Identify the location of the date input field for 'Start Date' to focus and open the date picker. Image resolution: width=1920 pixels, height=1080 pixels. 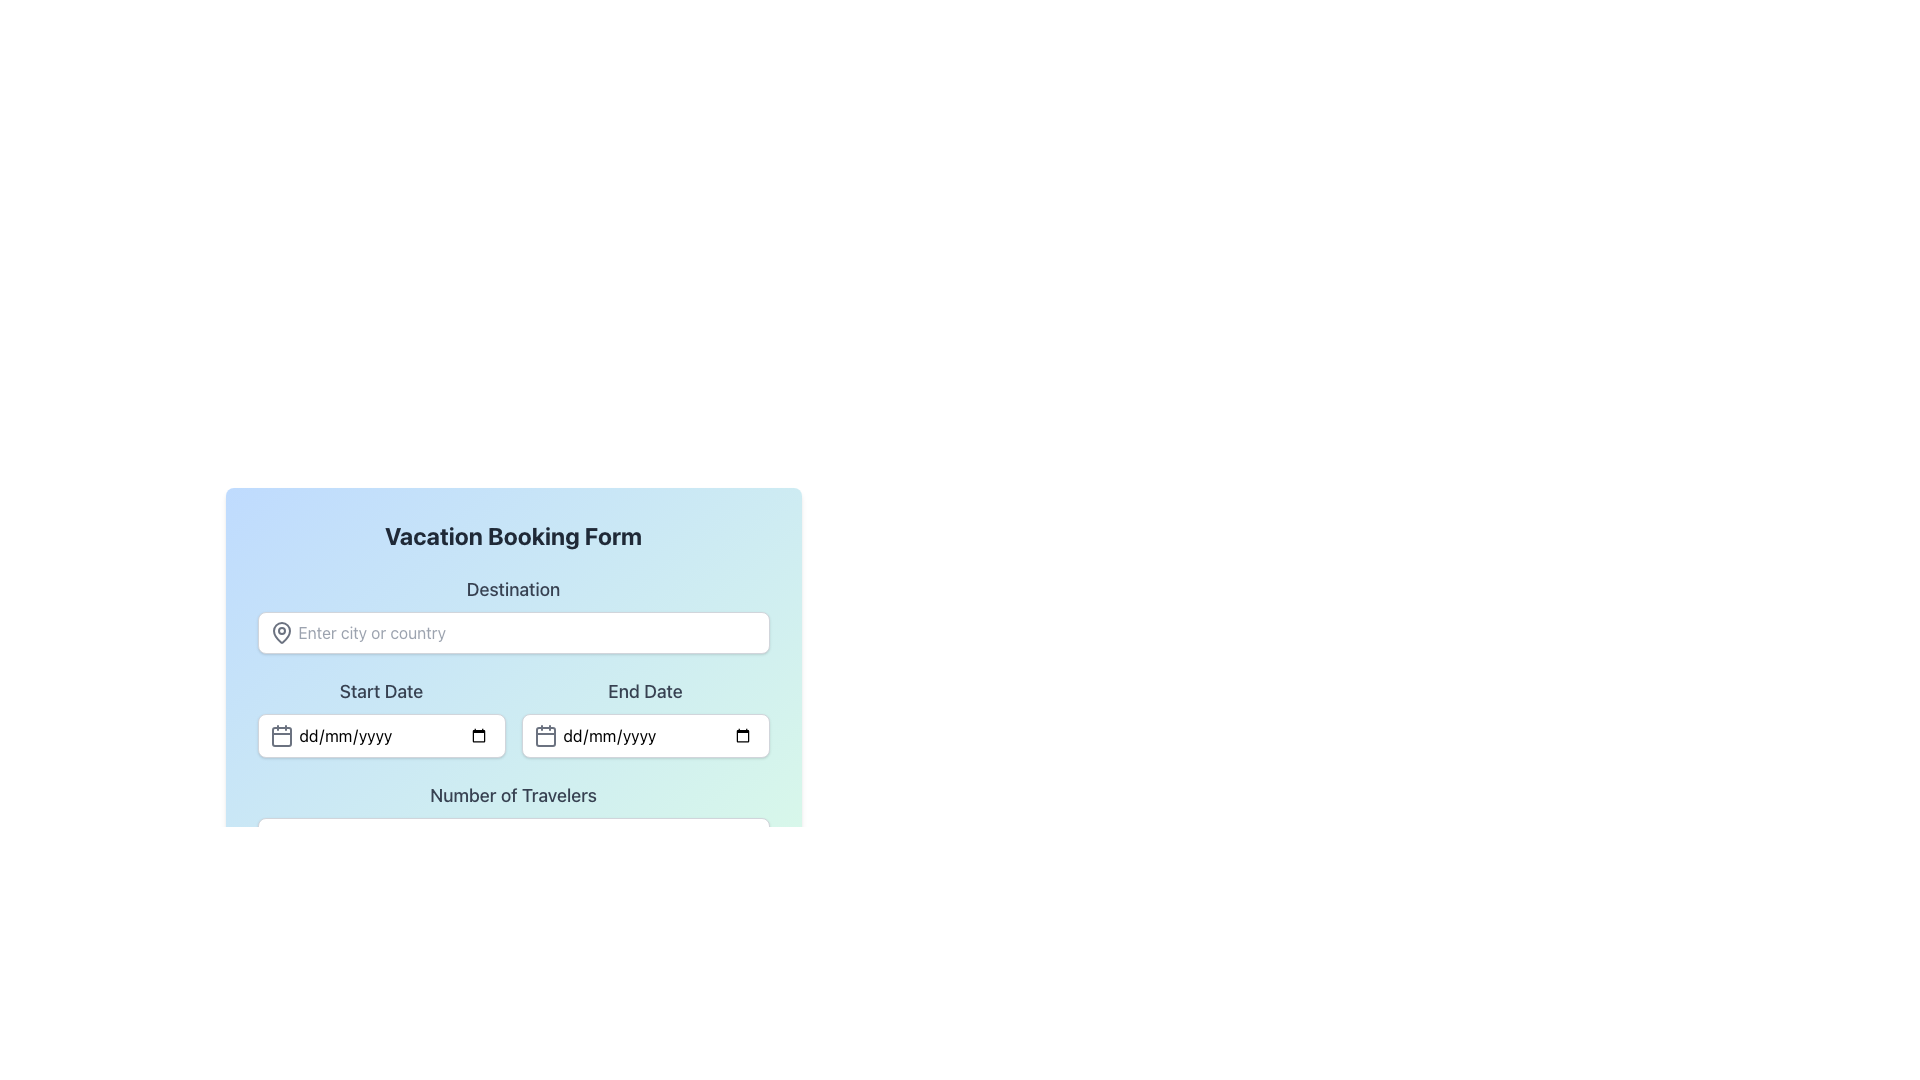
(381, 736).